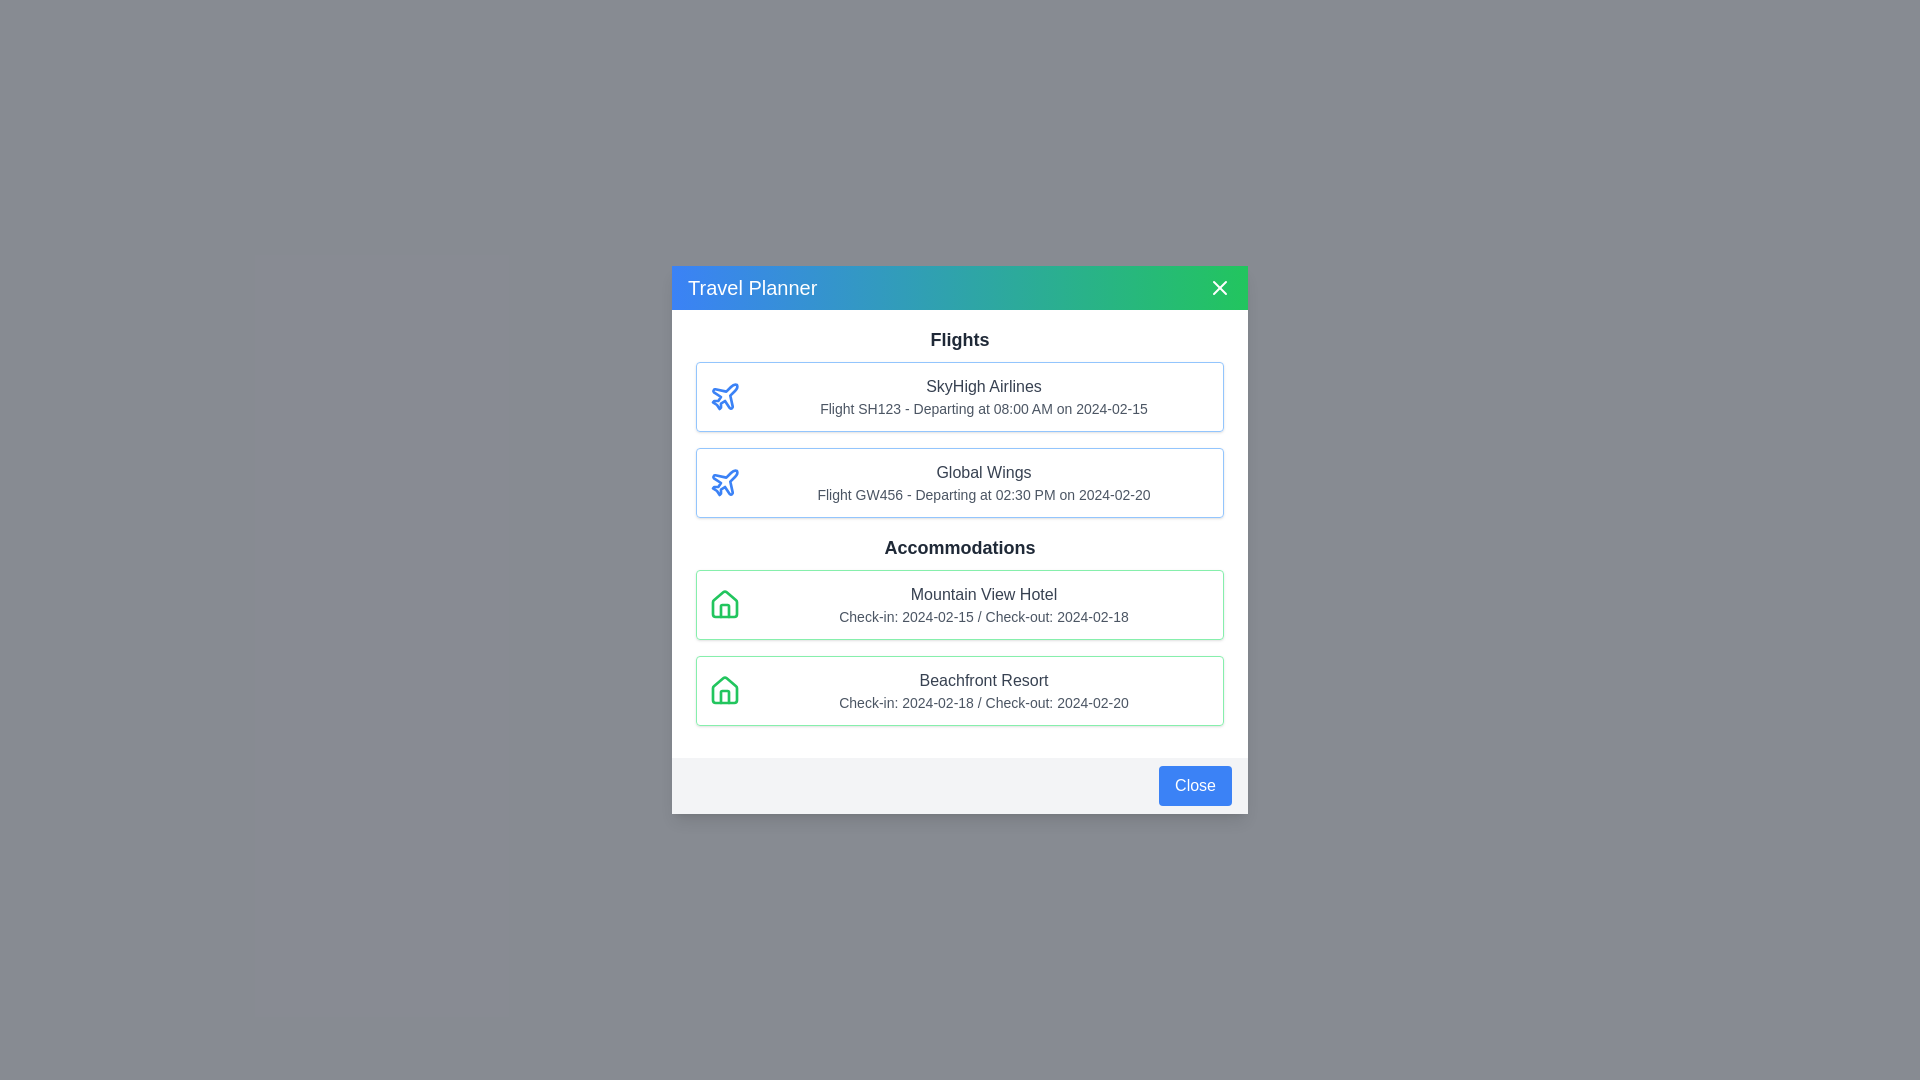  Describe the element at coordinates (983, 701) in the screenshot. I see `the text displaying the check-in and check-out dates for the 'Beachfront Resort' accommodation, located below the 'Beachfront Resort' text in the green-bordered box of the 'Accommodations' section` at that location.